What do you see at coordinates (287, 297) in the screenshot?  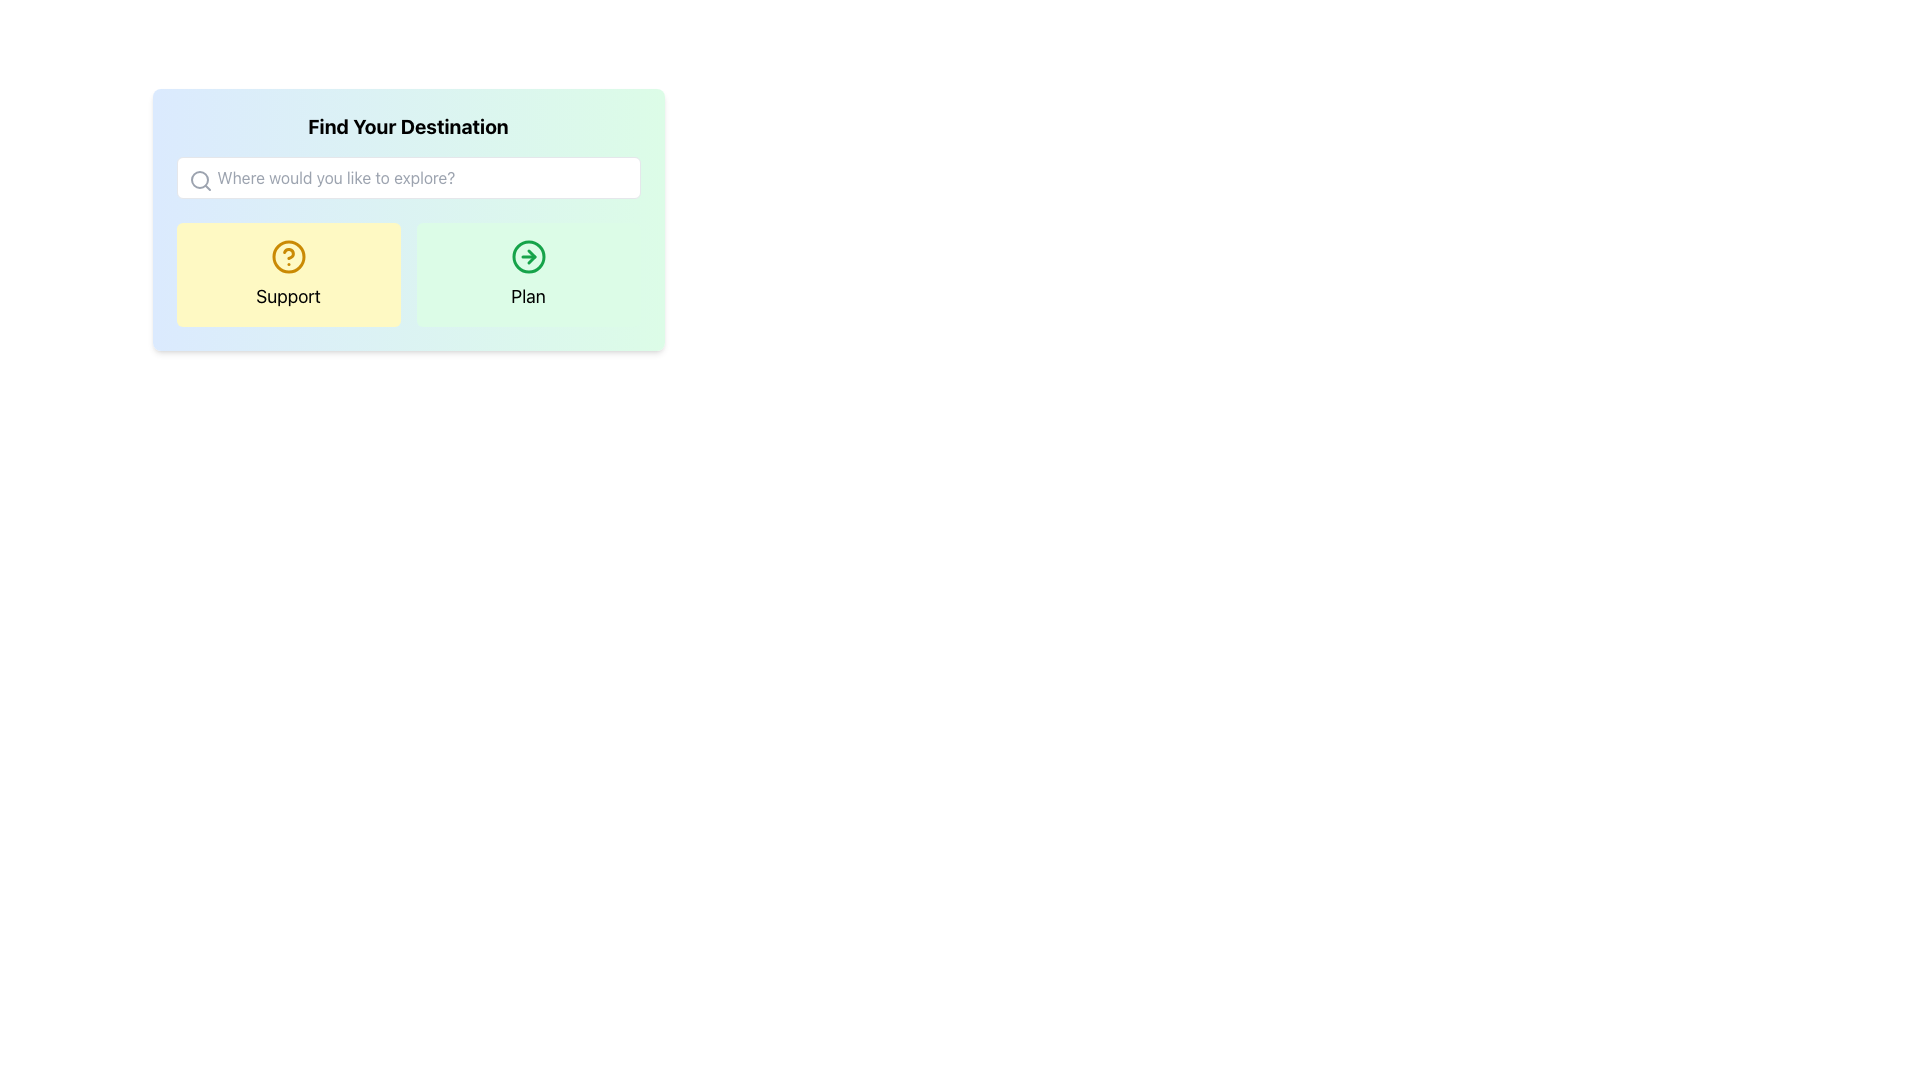 I see `the text label representing a category for a section, located near the bottom-center of a yellow rectangular region, aligned horizontally with another option labeled 'Plan'` at bounding box center [287, 297].